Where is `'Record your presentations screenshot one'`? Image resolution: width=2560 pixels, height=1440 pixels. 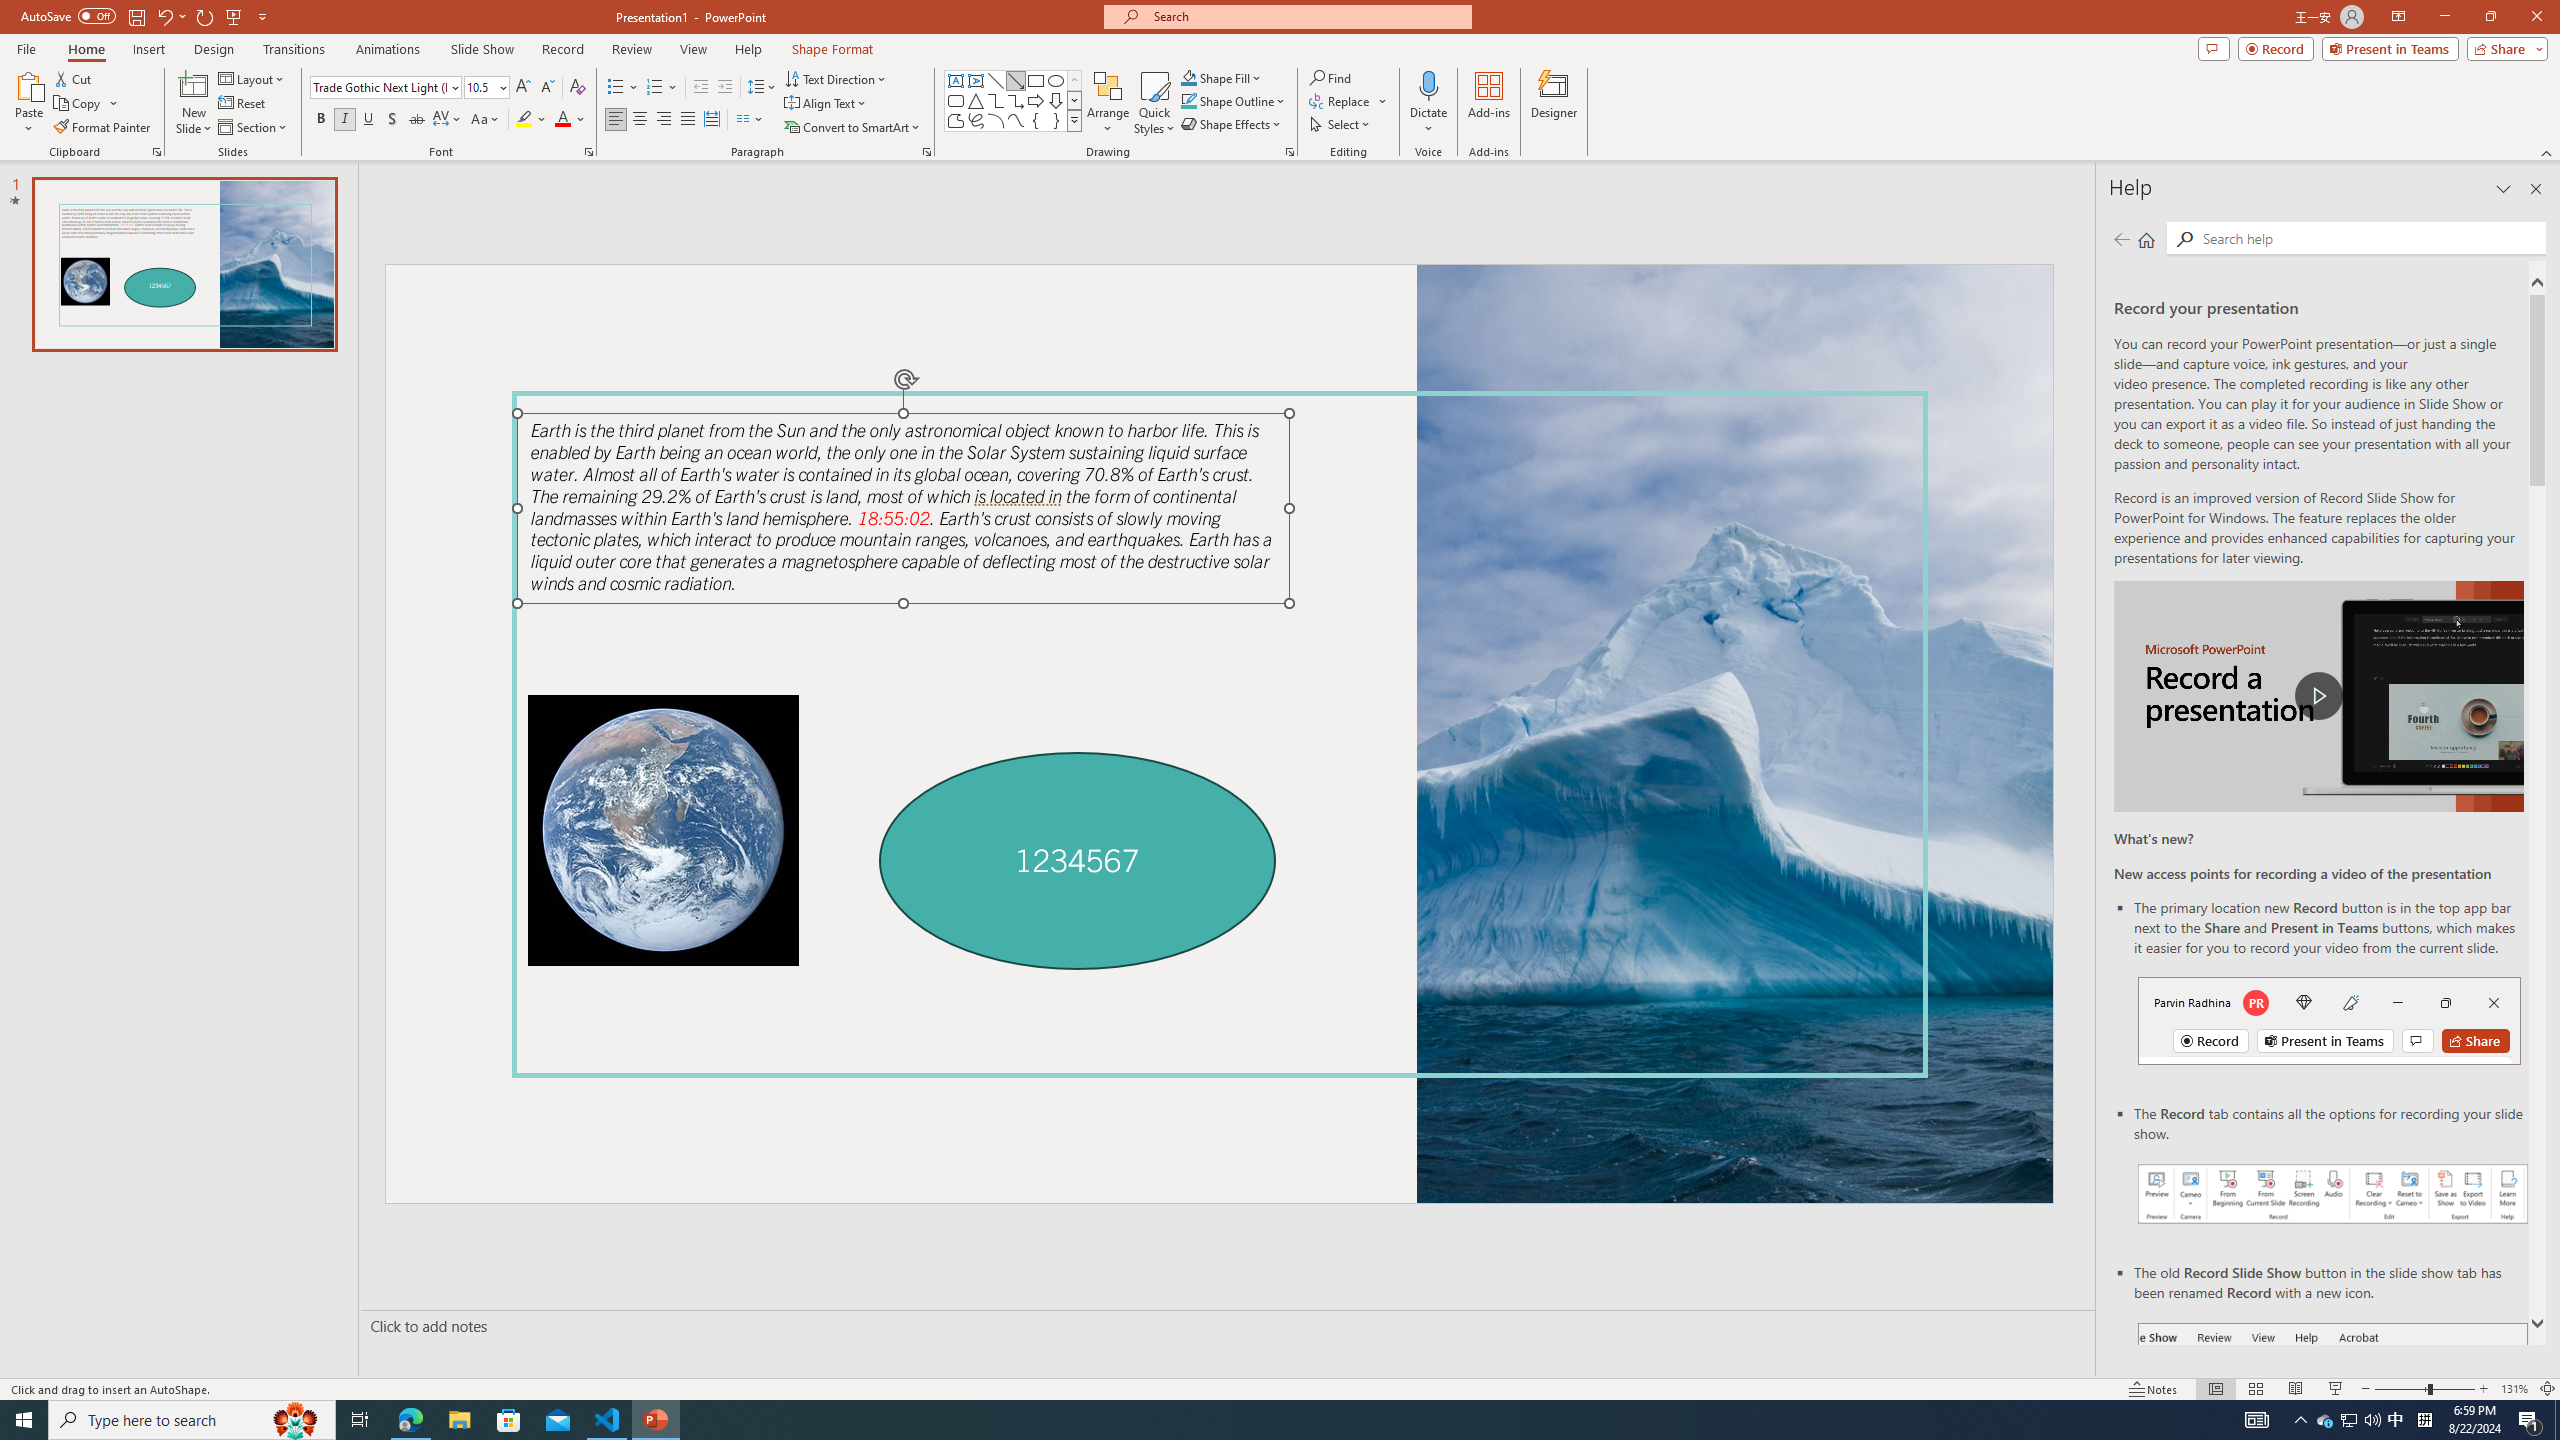 'Record your presentations screenshot one' is located at coordinates (2332, 1192).